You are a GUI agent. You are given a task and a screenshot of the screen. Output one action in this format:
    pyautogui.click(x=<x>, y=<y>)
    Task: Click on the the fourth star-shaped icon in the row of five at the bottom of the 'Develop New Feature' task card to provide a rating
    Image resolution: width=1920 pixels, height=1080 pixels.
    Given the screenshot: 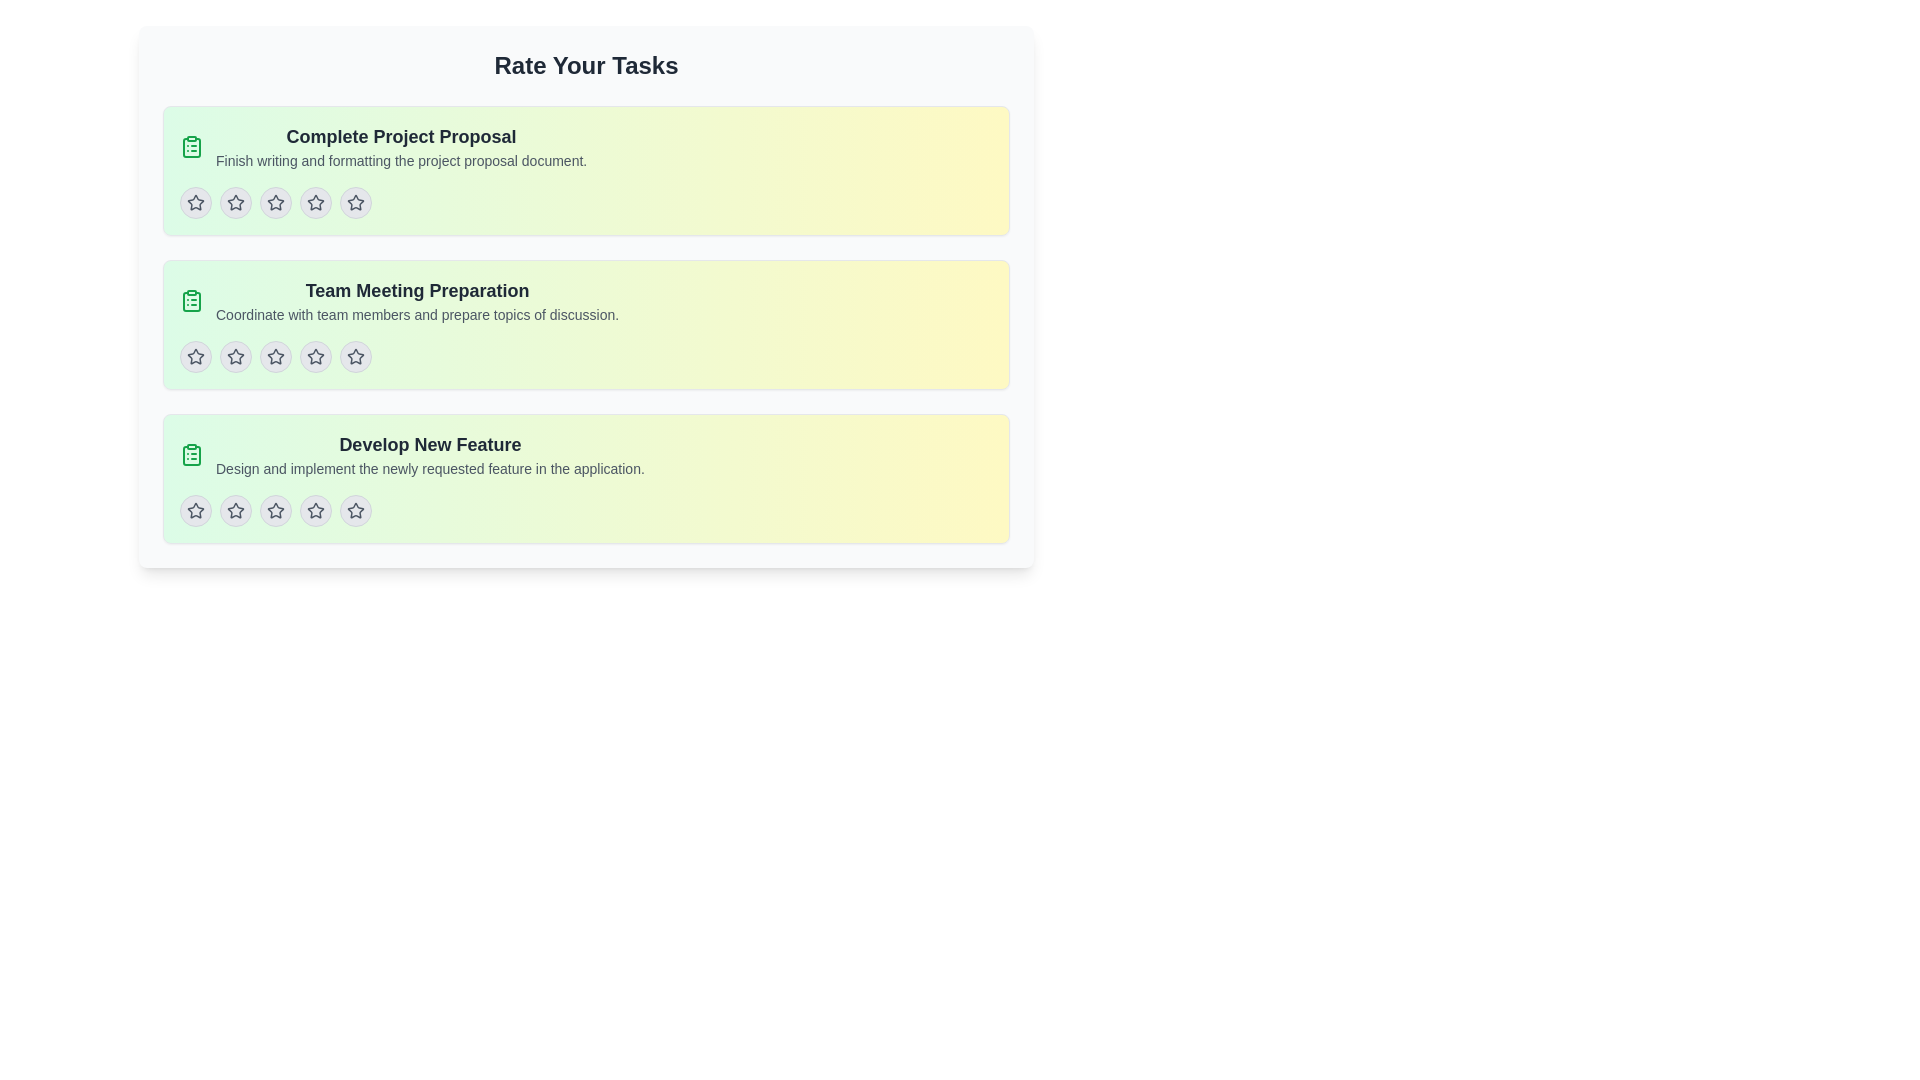 What is the action you would take?
    pyautogui.click(x=274, y=509)
    